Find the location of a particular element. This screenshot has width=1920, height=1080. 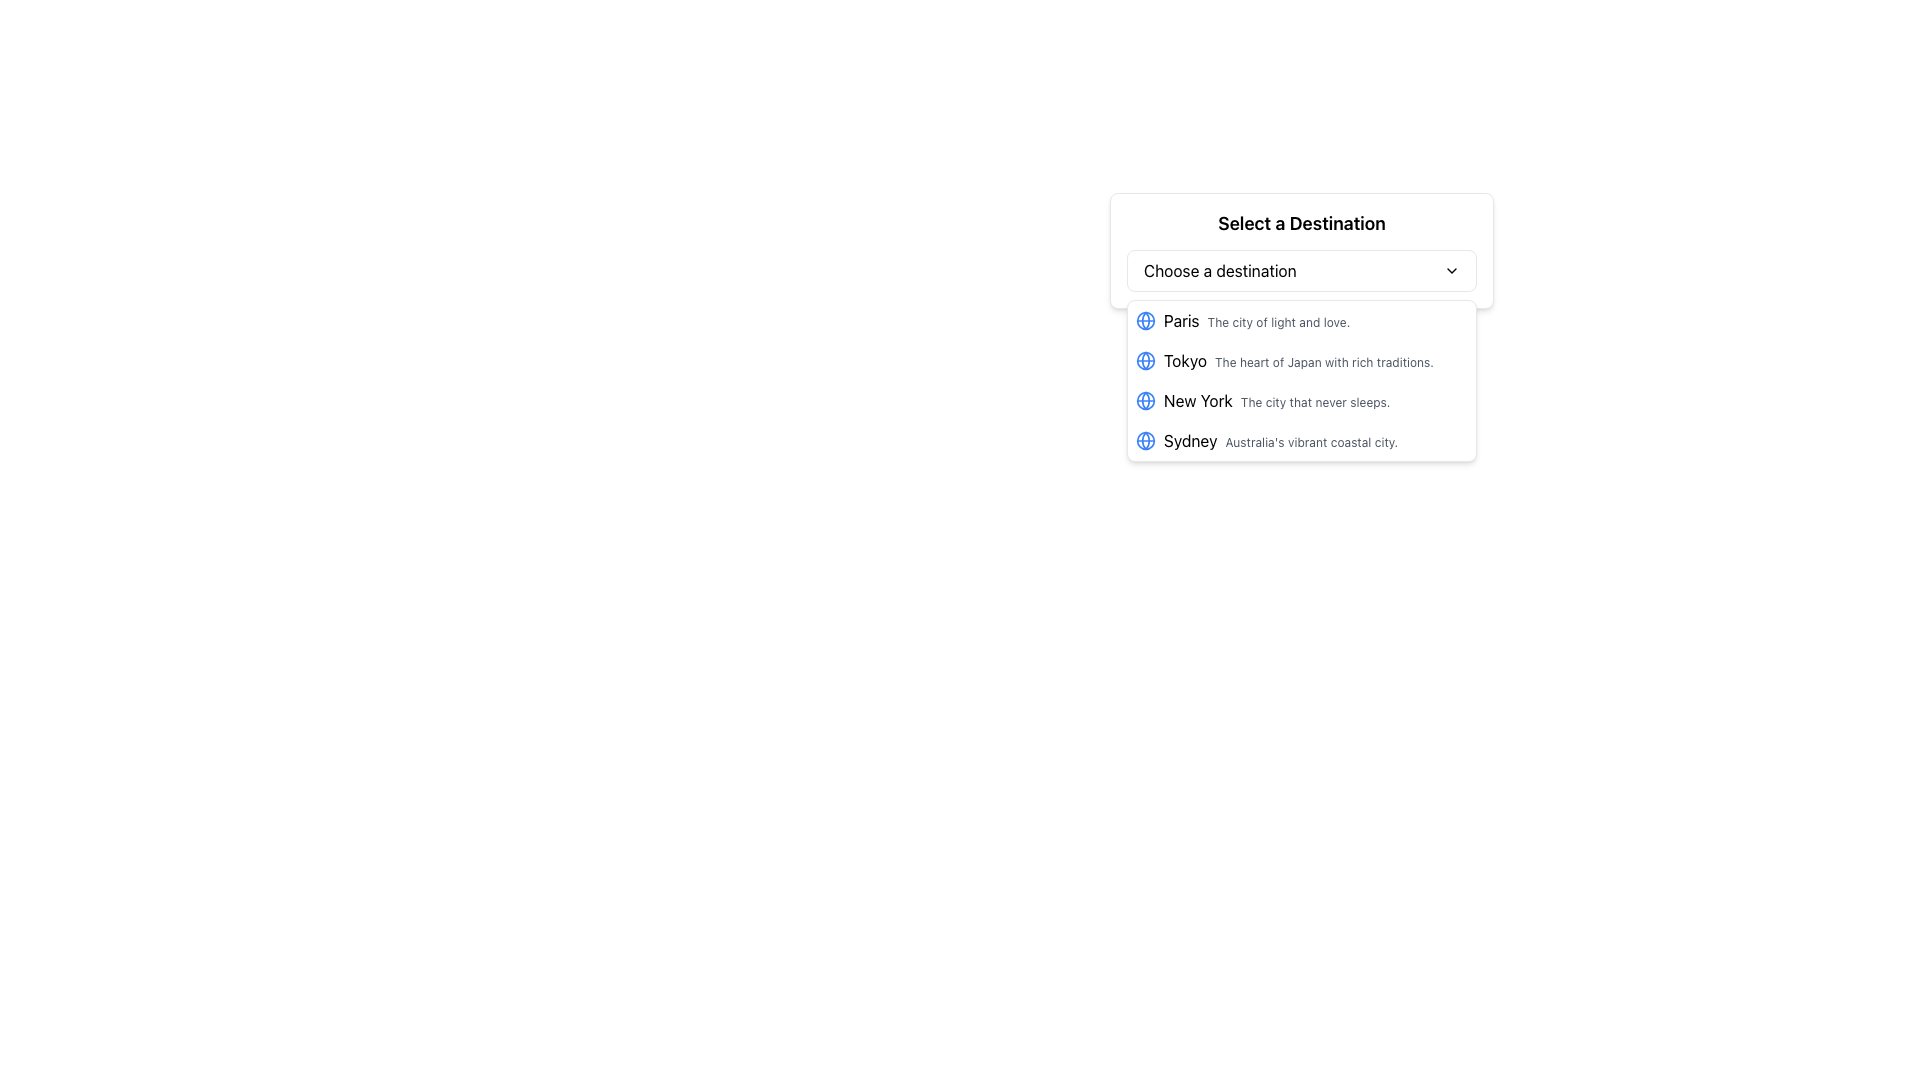

the inner circular part of the globe symbol icon located to the left of the text 'Paris' in the dropdown menu listing destinations is located at coordinates (1146, 319).